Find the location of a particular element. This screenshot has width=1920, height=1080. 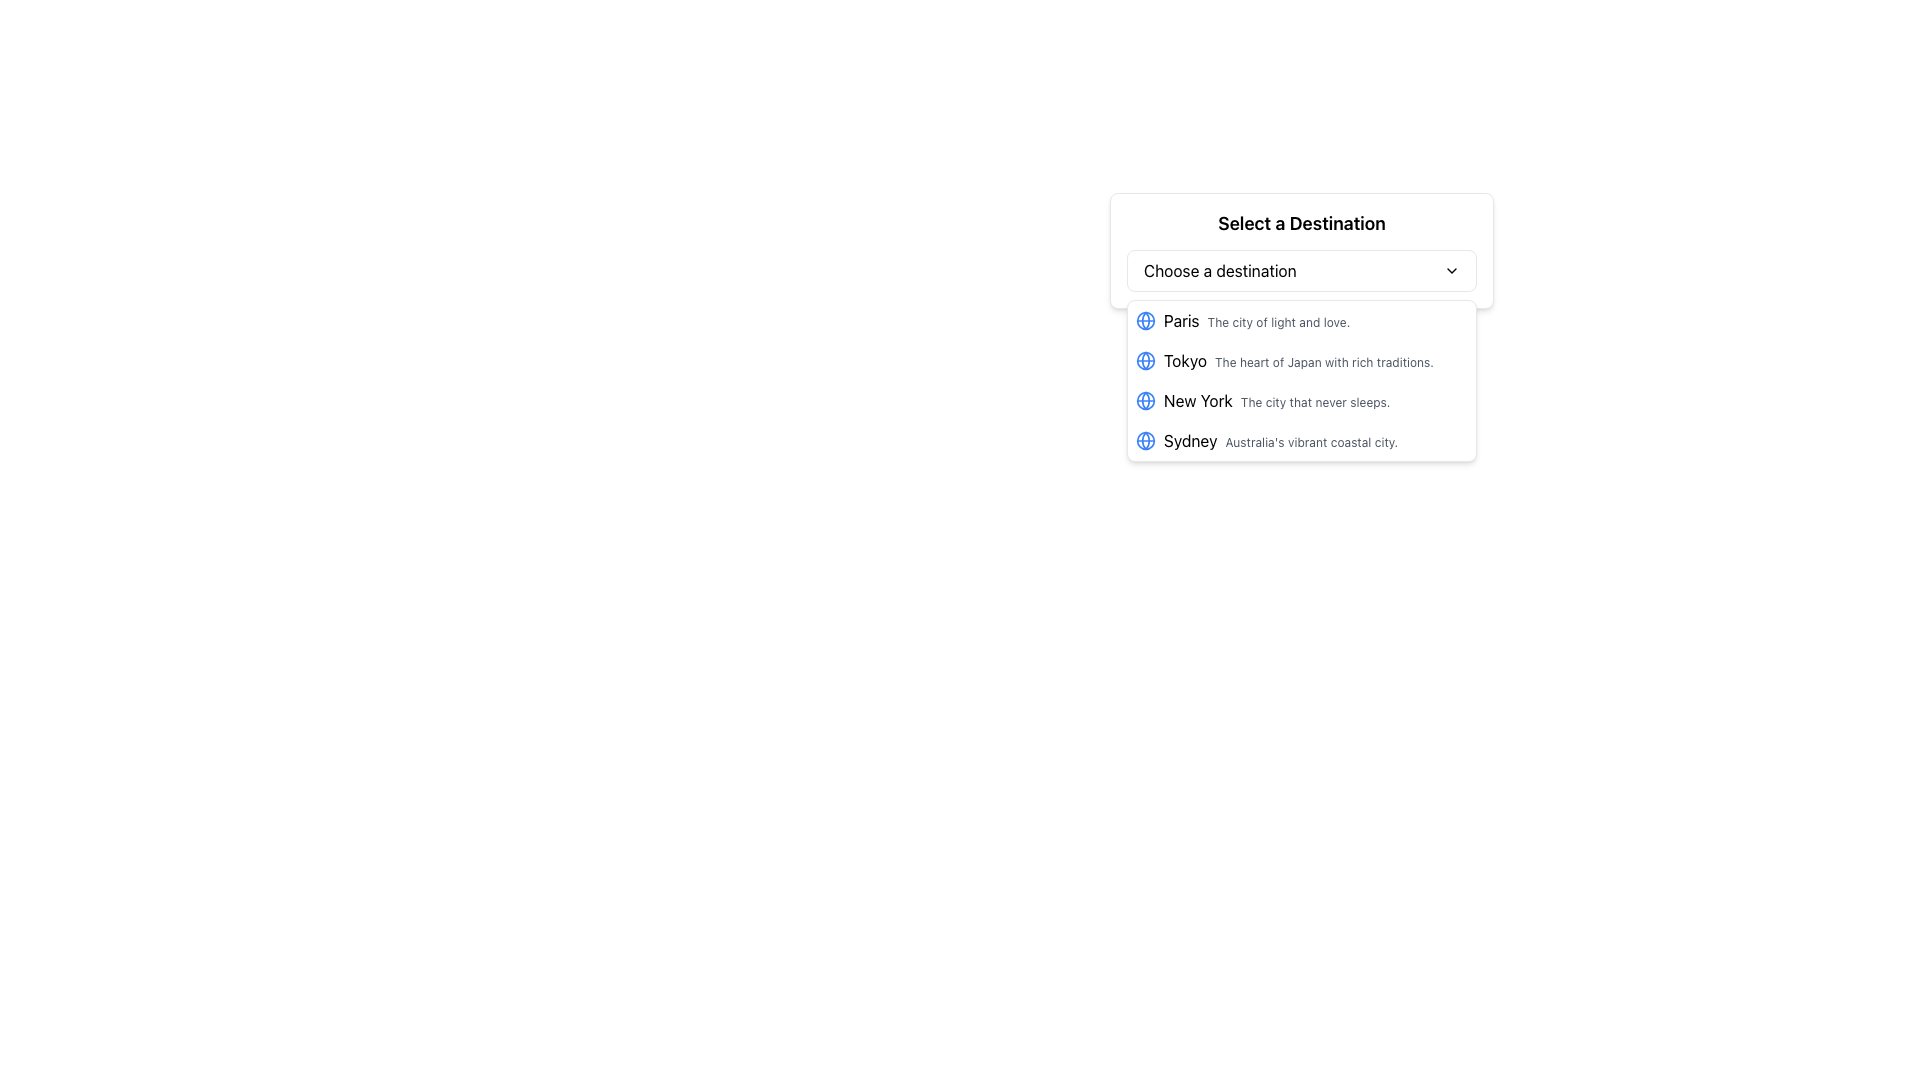

the inner circular part of the globe symbol icon located to the left of the text 'Paris' in the dropdown menu listing destinations is located at coordinates (1146, 319).